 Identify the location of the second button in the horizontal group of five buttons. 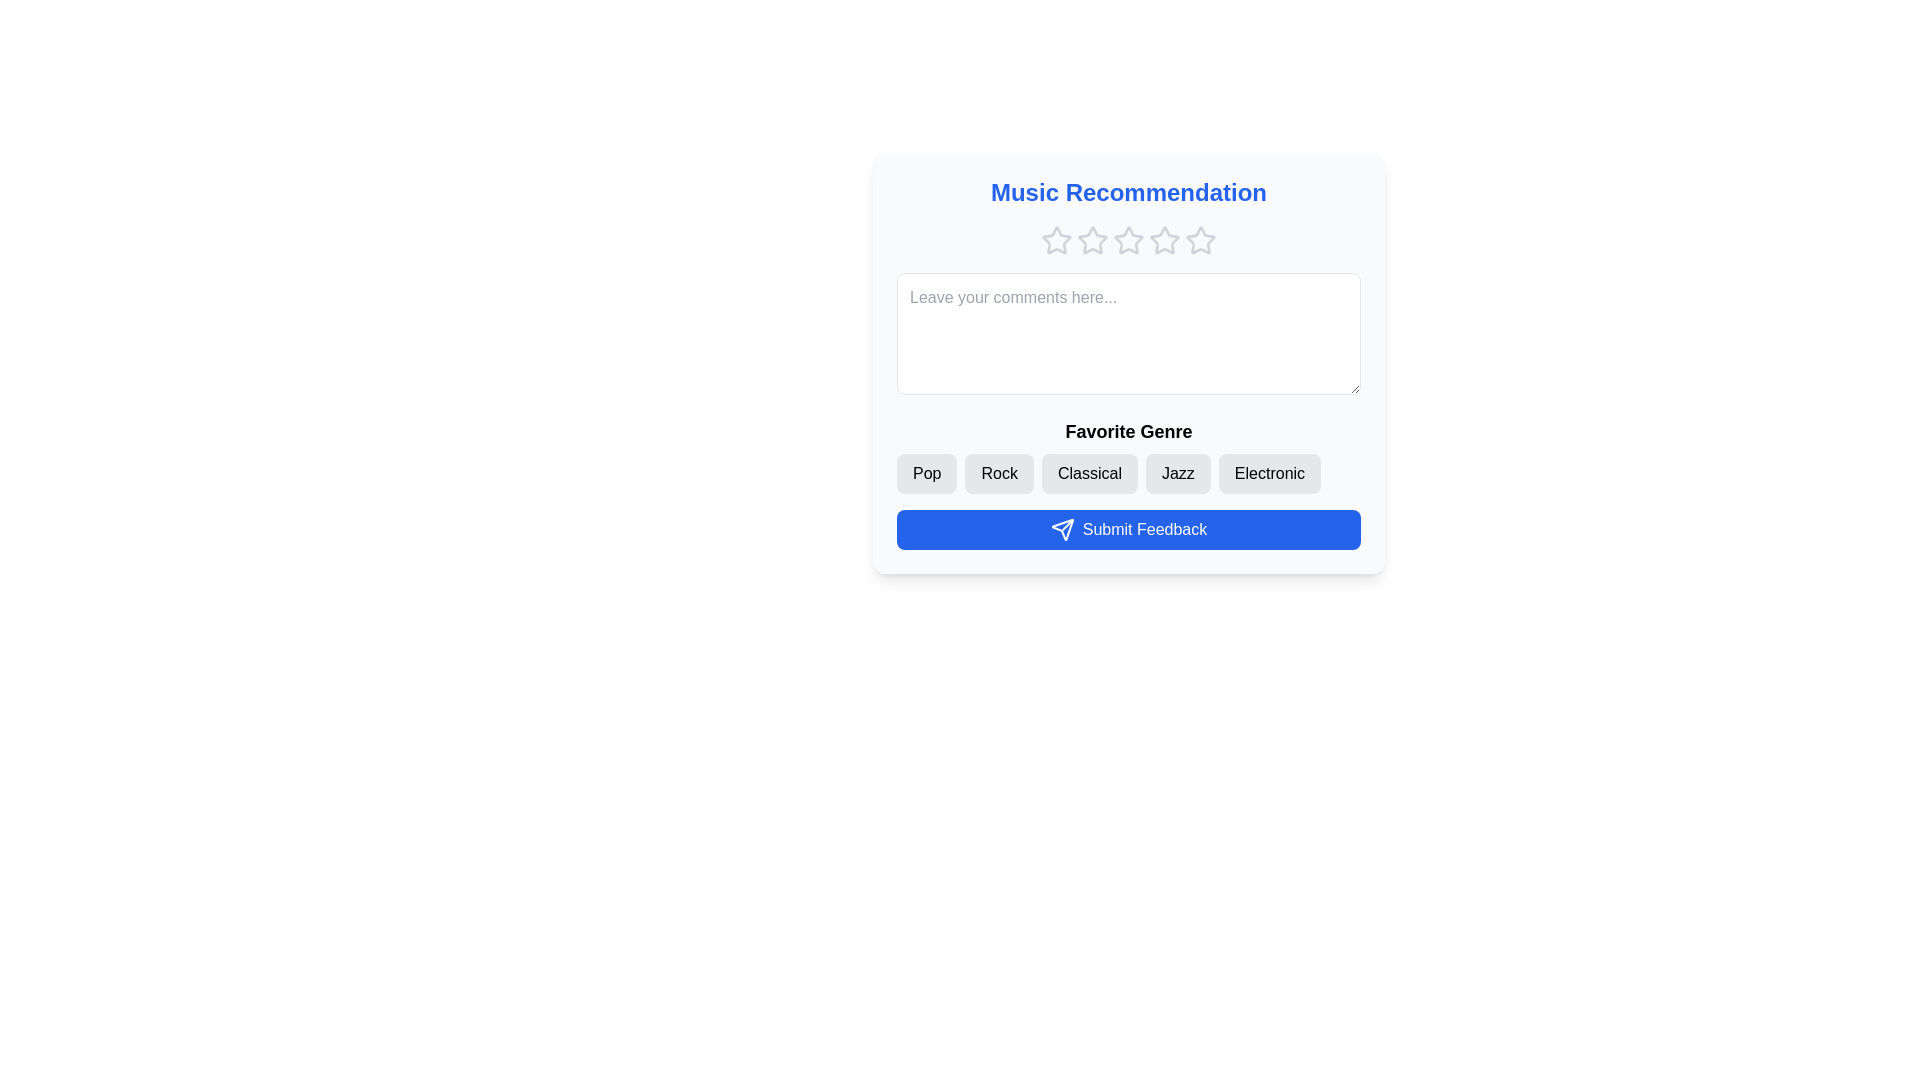
(999, 474).